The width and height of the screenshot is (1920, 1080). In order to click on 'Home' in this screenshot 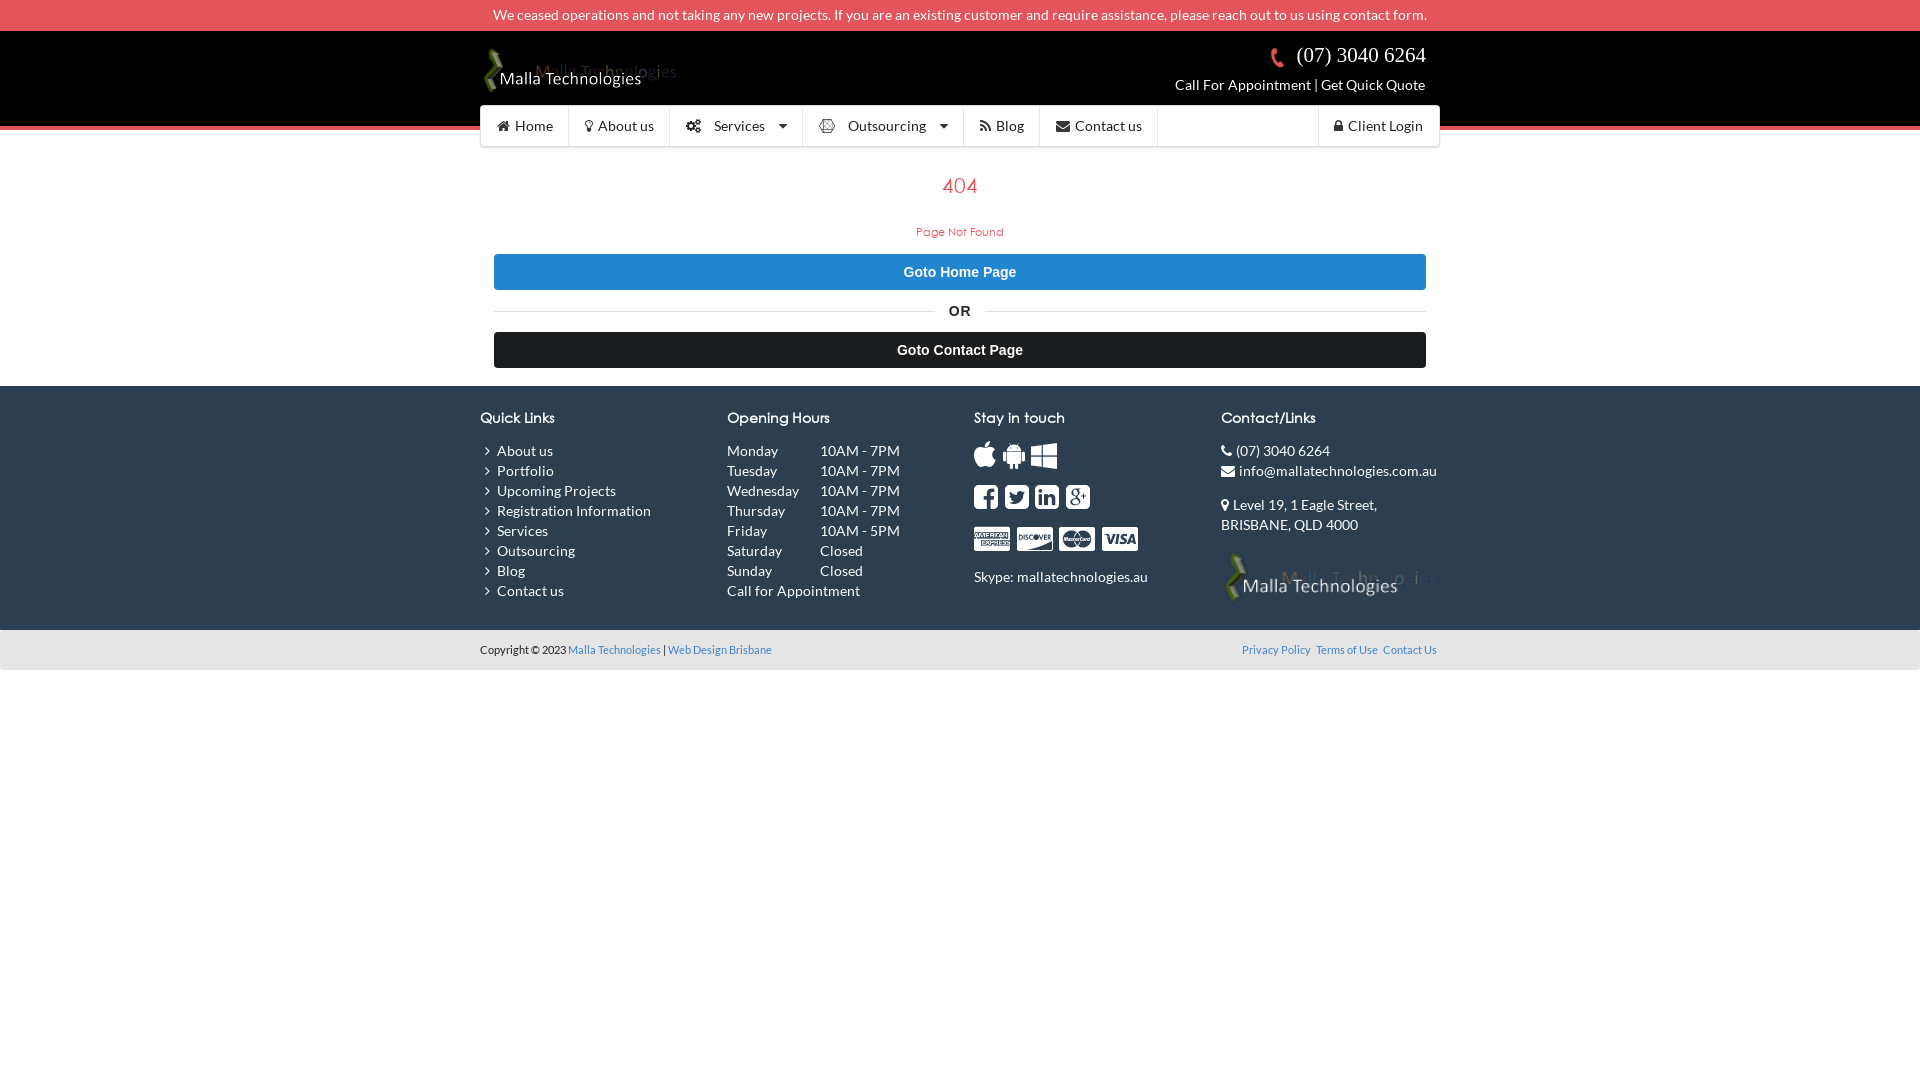, I will do `click(524, 126)`.